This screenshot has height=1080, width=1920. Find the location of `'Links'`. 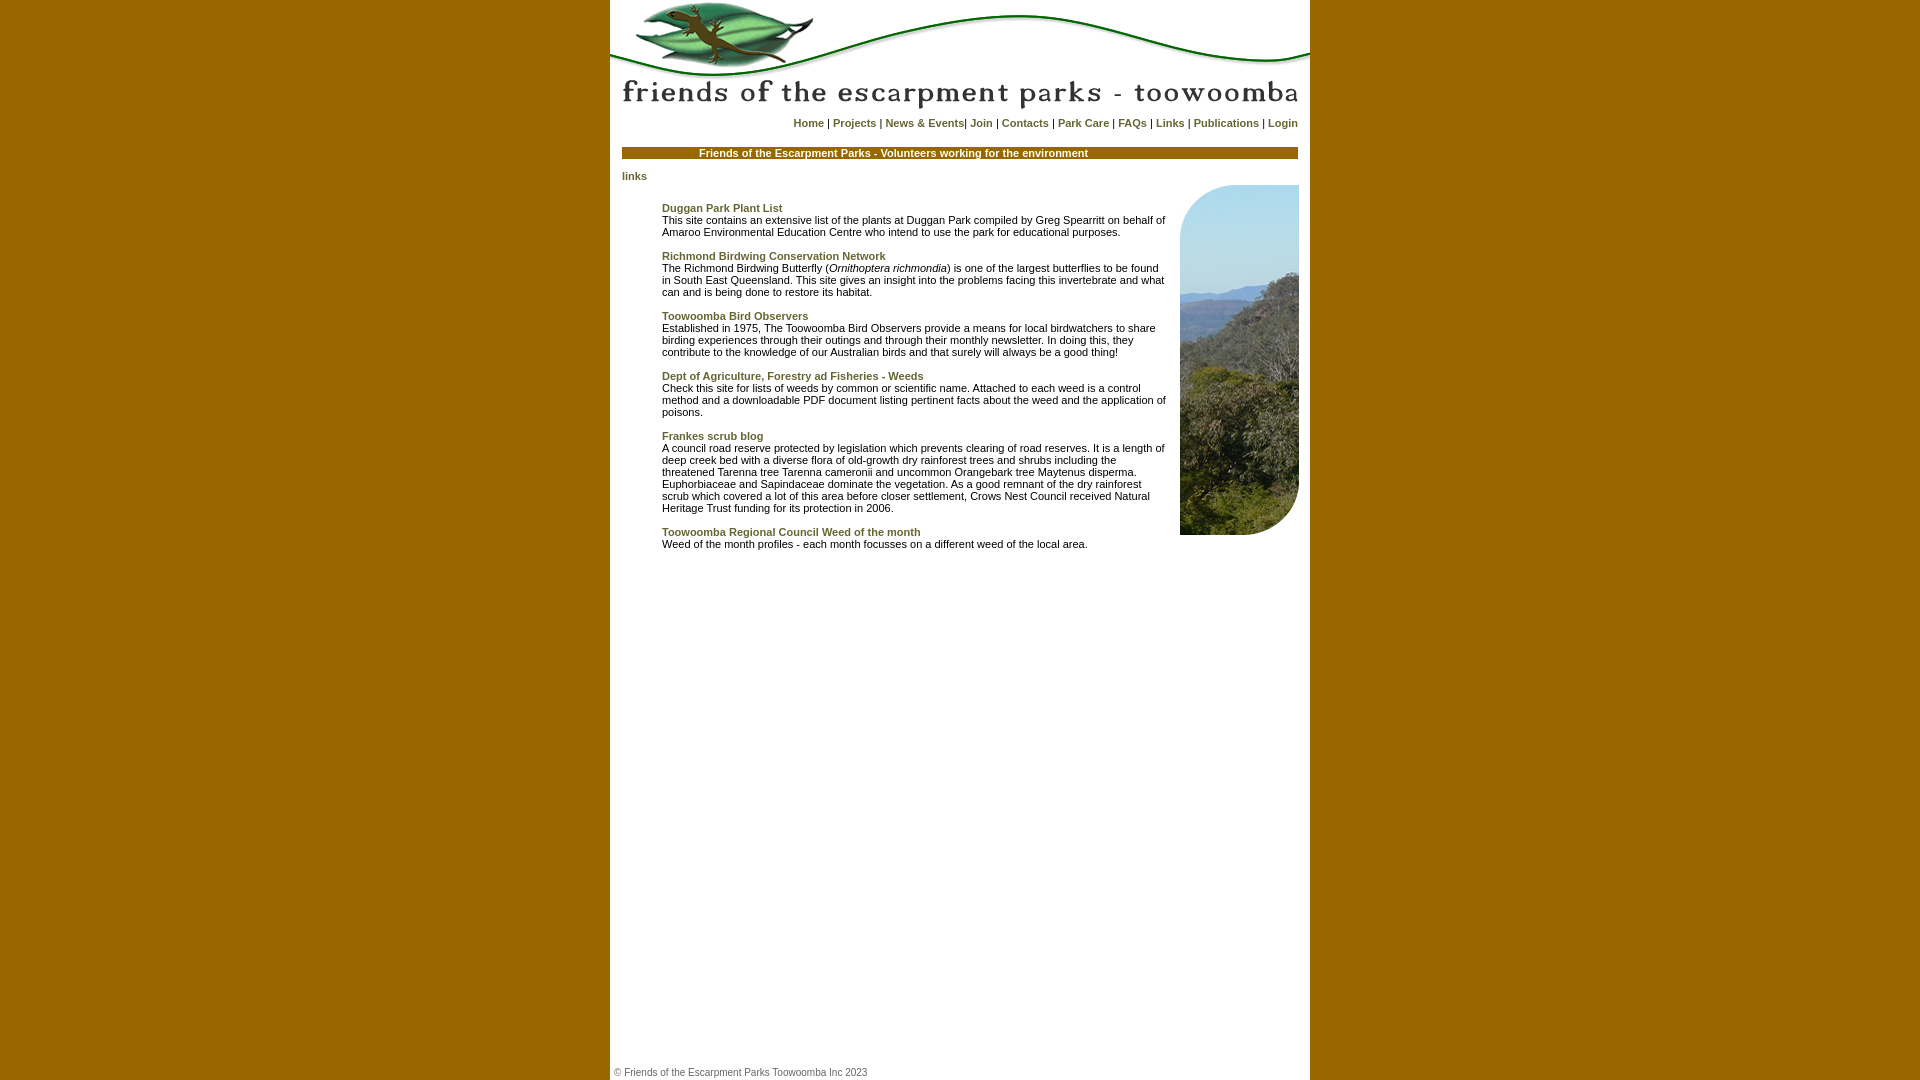

'Links' is located at coordinates (1170, 122).